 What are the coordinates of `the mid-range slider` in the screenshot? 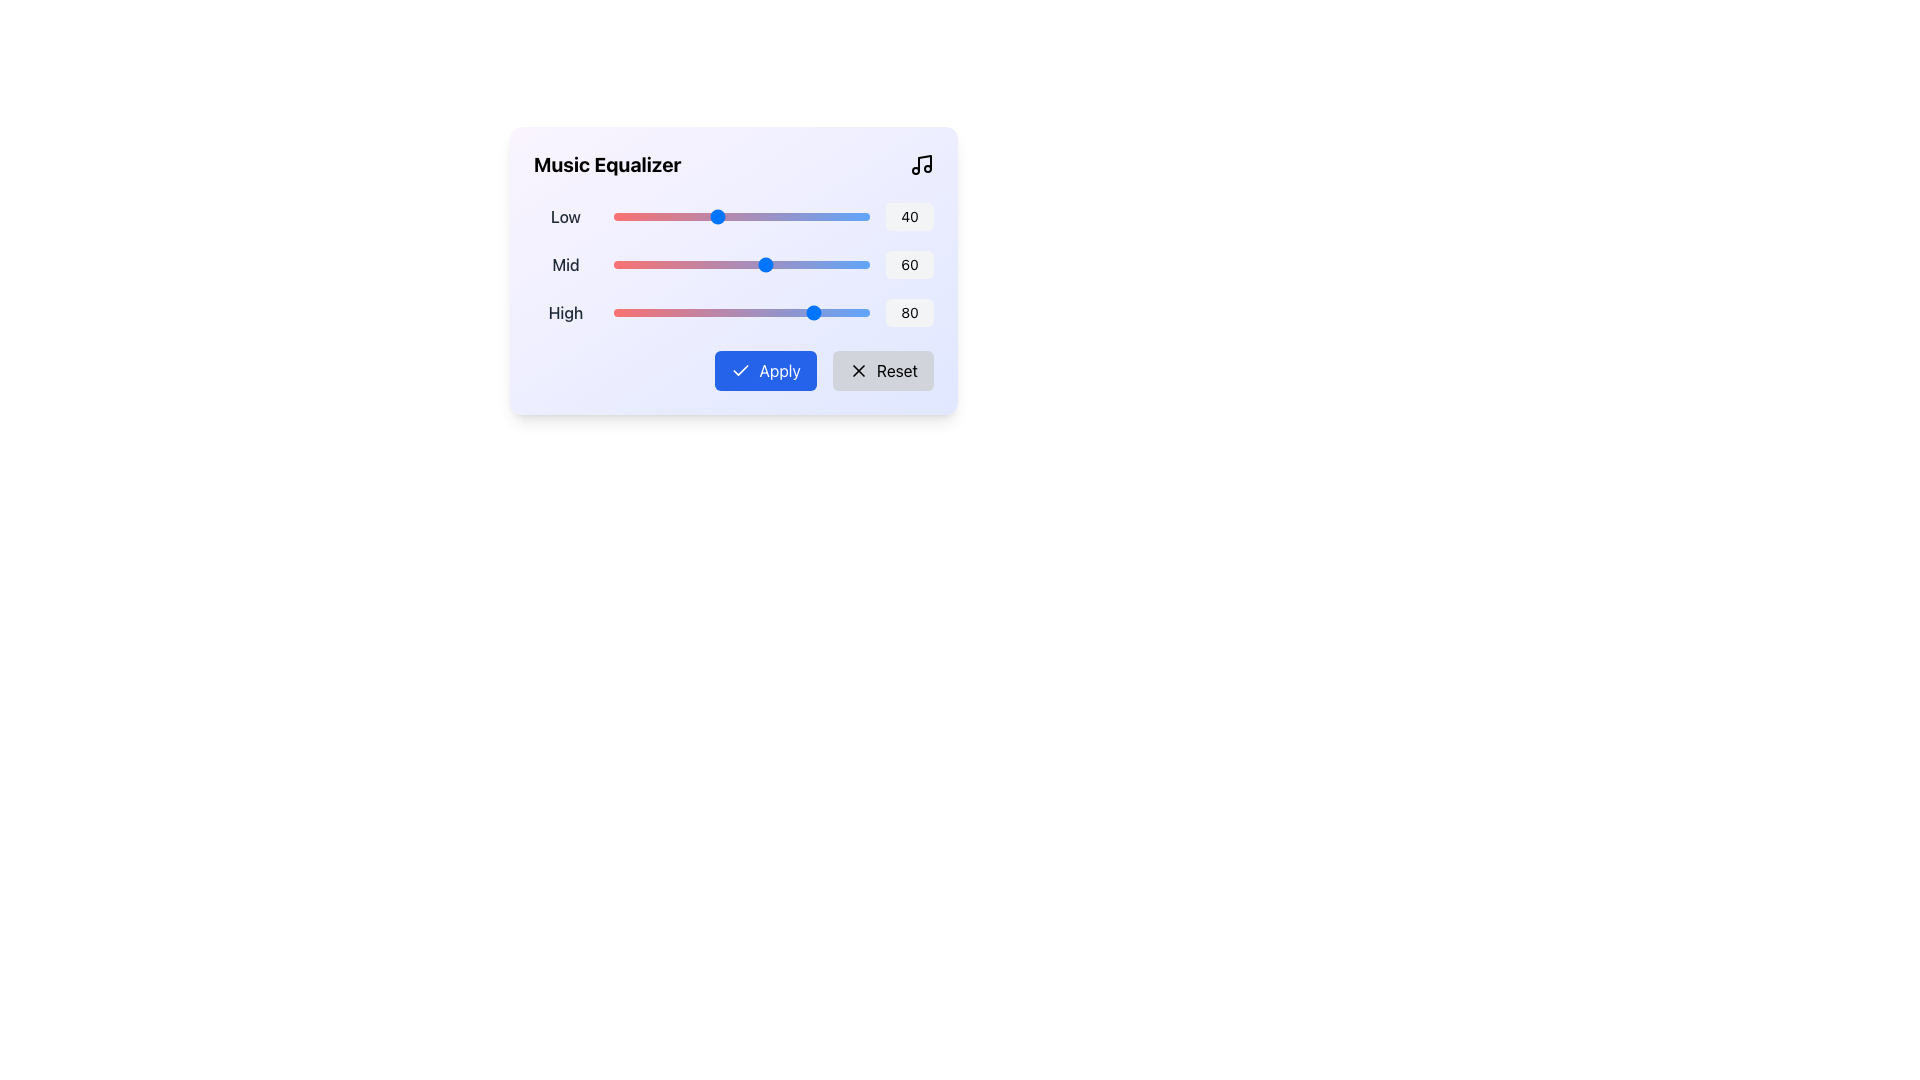 It's located at (823, 264).